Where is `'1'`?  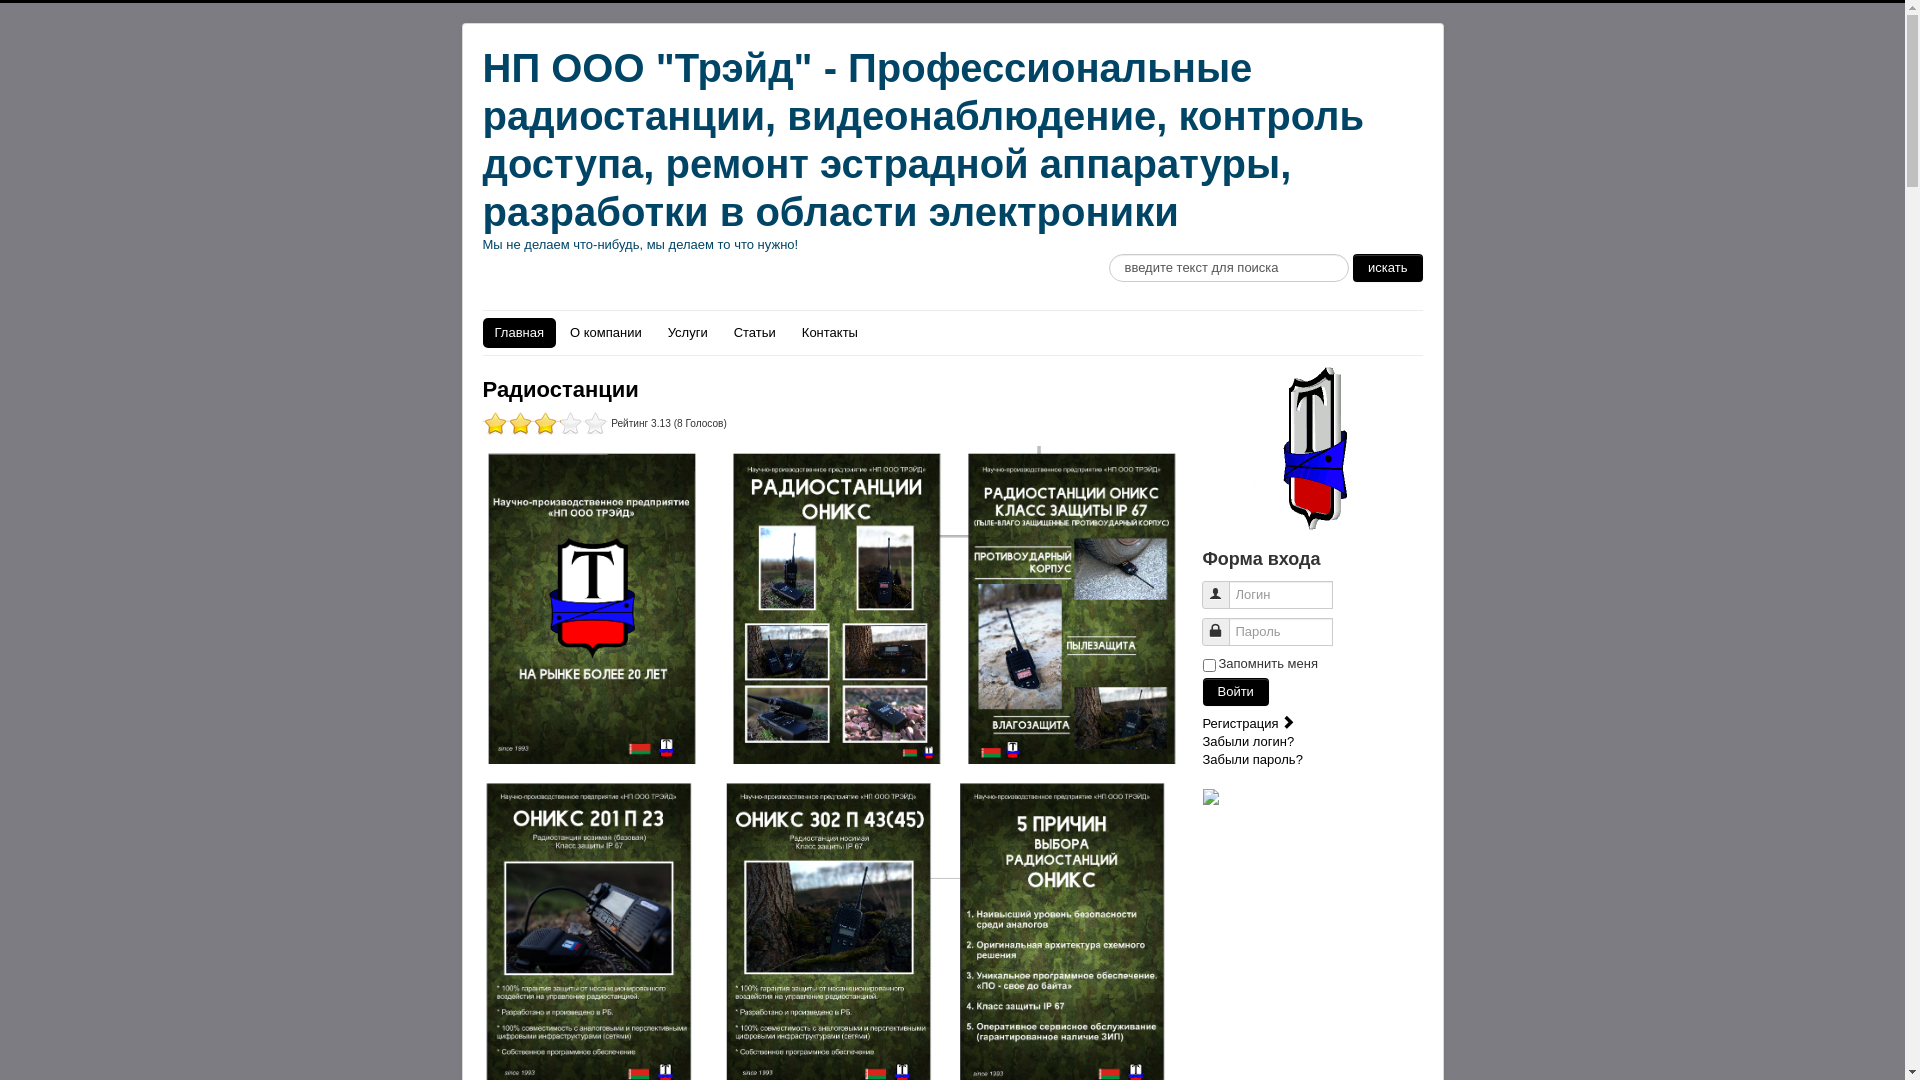
'1' is located at coordinates (544, 422).